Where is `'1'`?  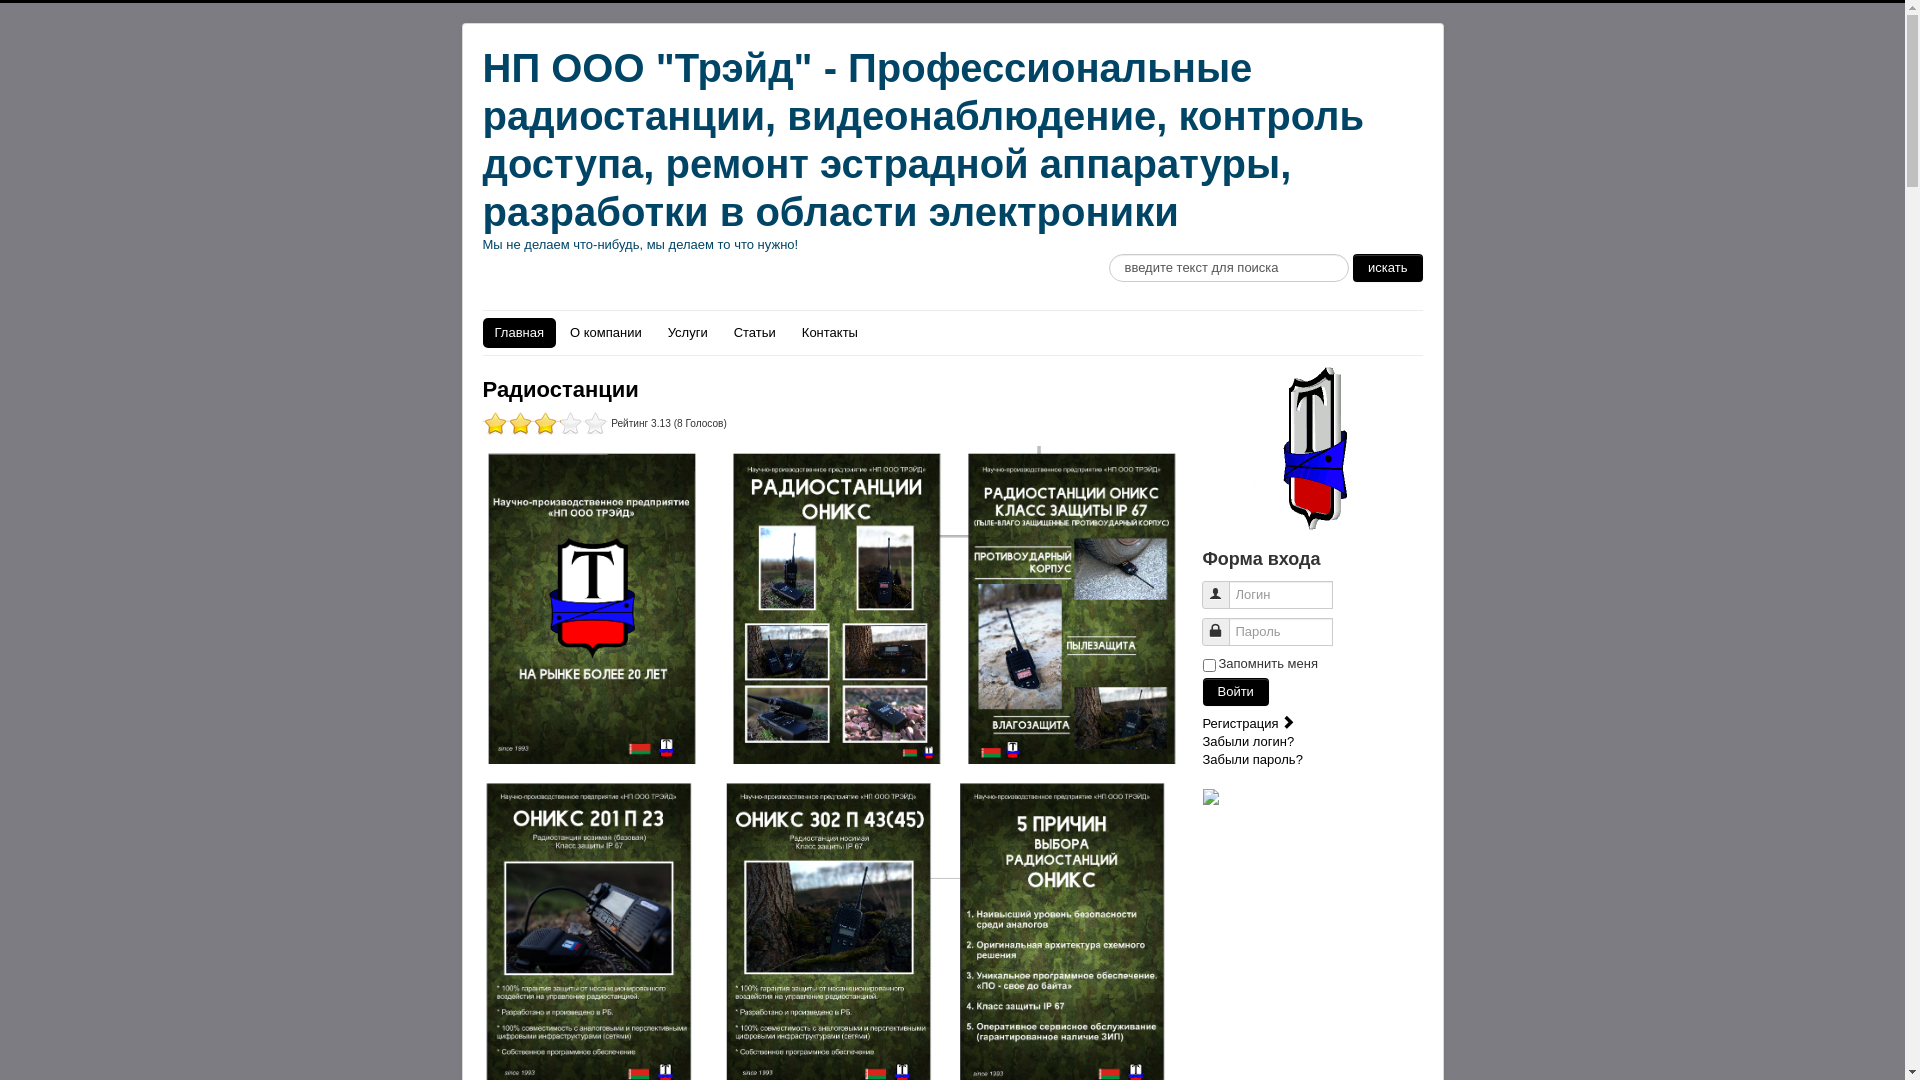
'1' is located at coordinates (544, 422).